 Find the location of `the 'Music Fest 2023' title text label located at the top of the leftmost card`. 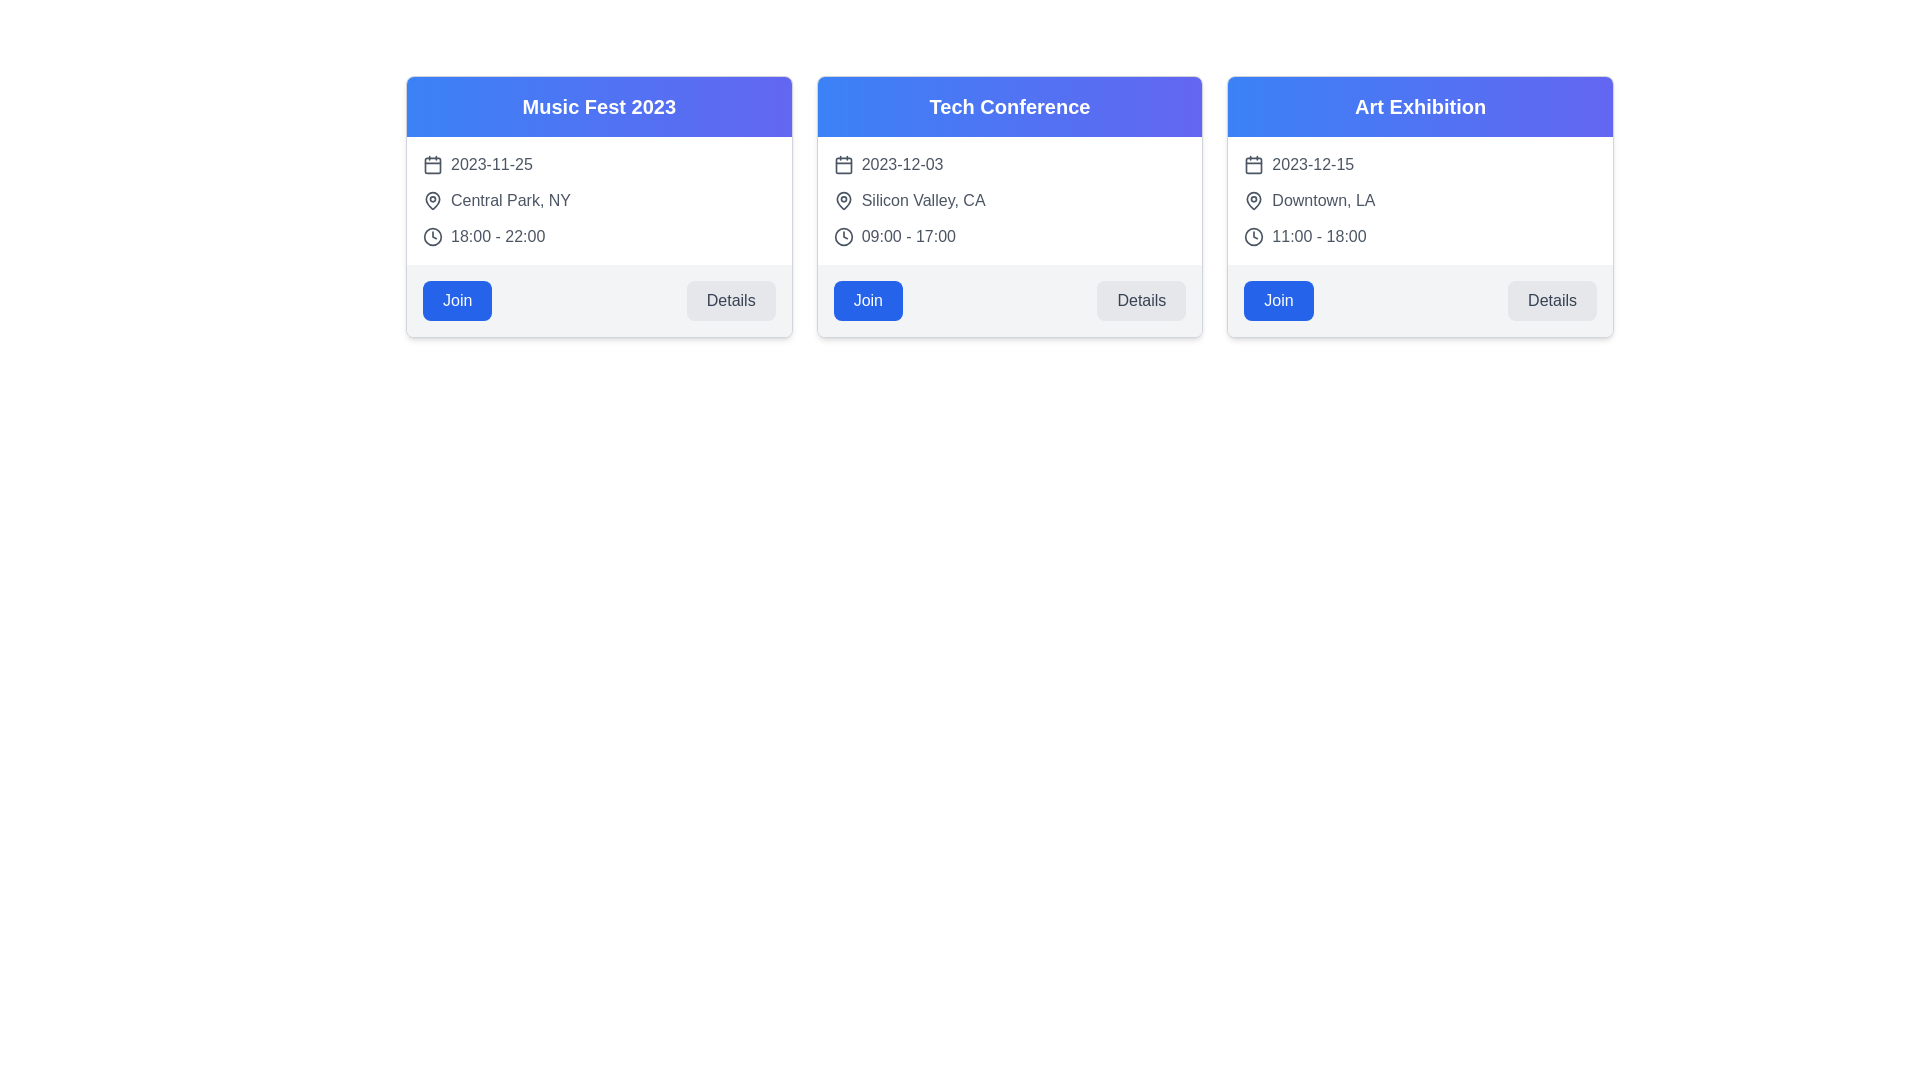

the 'Music Fest 2023' title text label located at the top of the leftmost card is located at coordinates (598, 107).